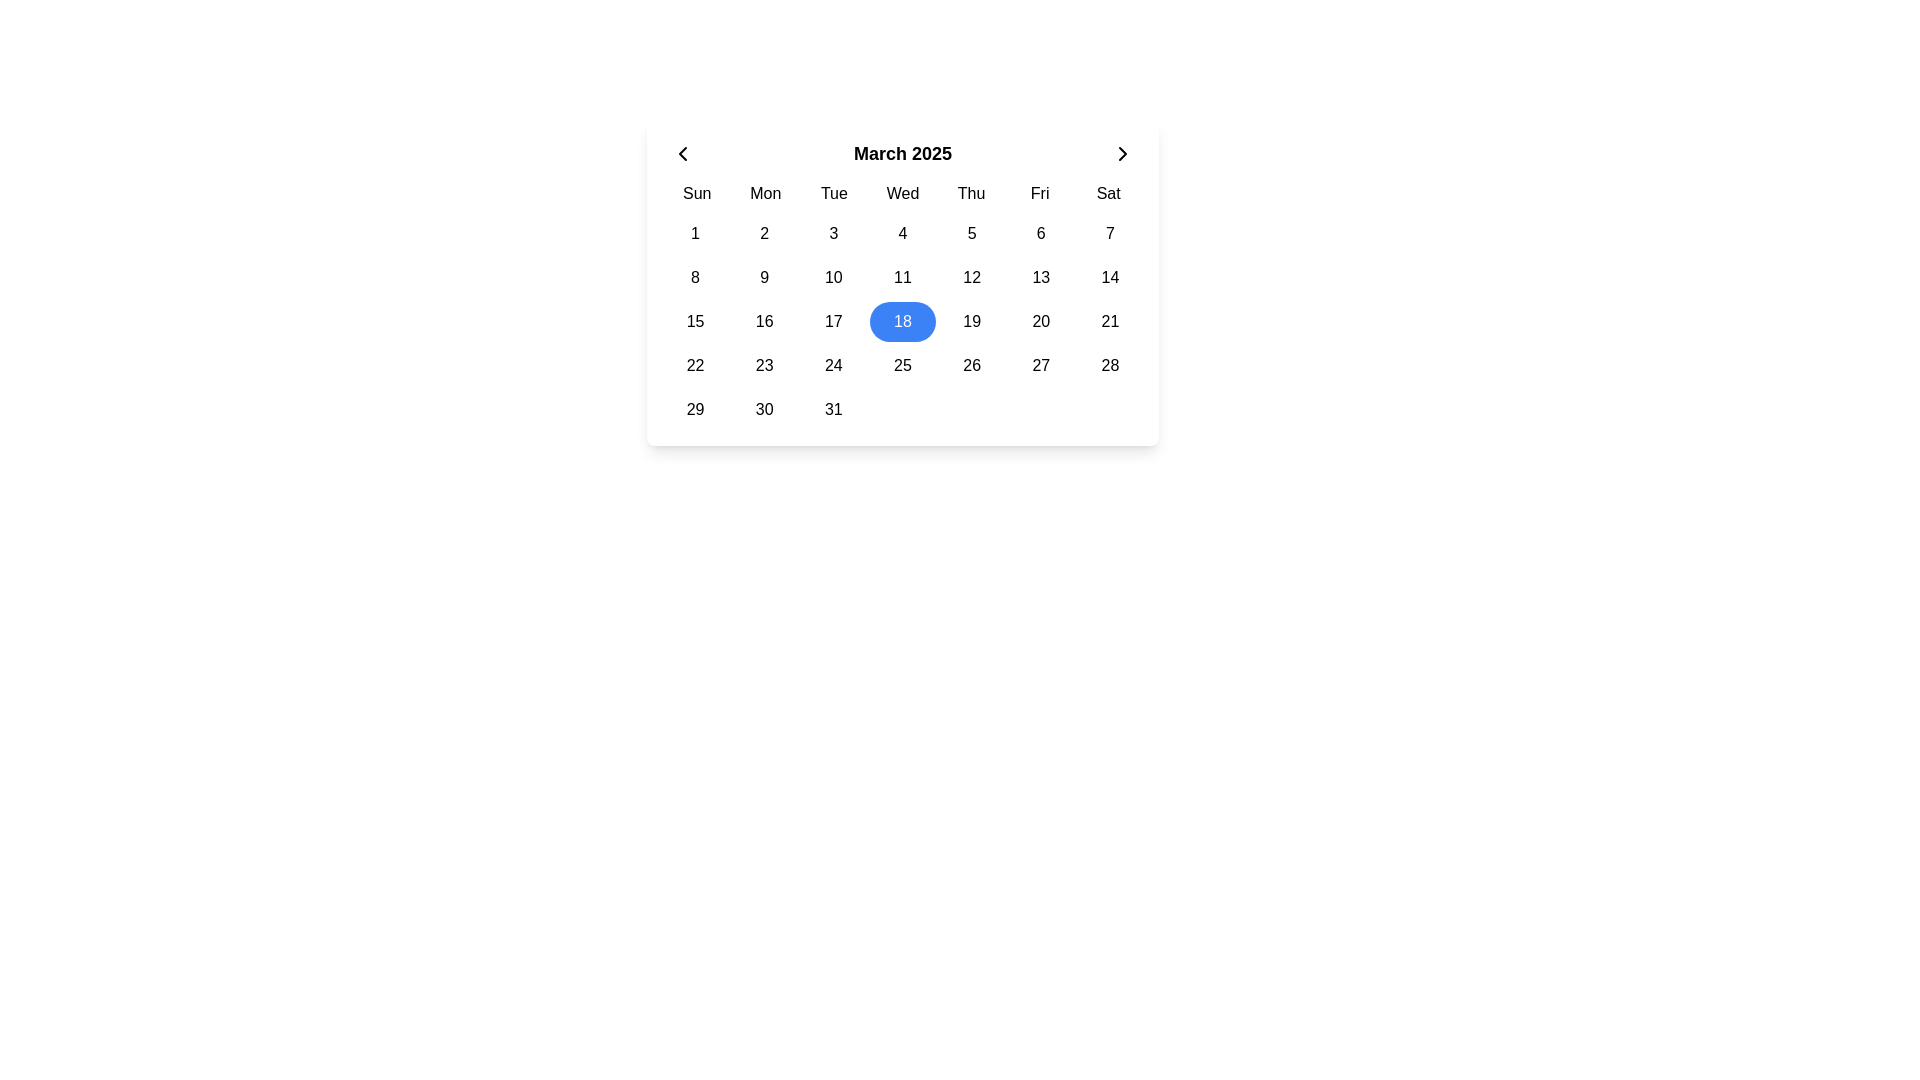 Image resolution: width=1920 pixels, height=1080 pixels. What do you see at coordinates (972, 277) in the screenshot?
I see `the date selector button for March 12, 2025, located in the second row and fifth column of the calendar interface` at bounding box center [972, 277].